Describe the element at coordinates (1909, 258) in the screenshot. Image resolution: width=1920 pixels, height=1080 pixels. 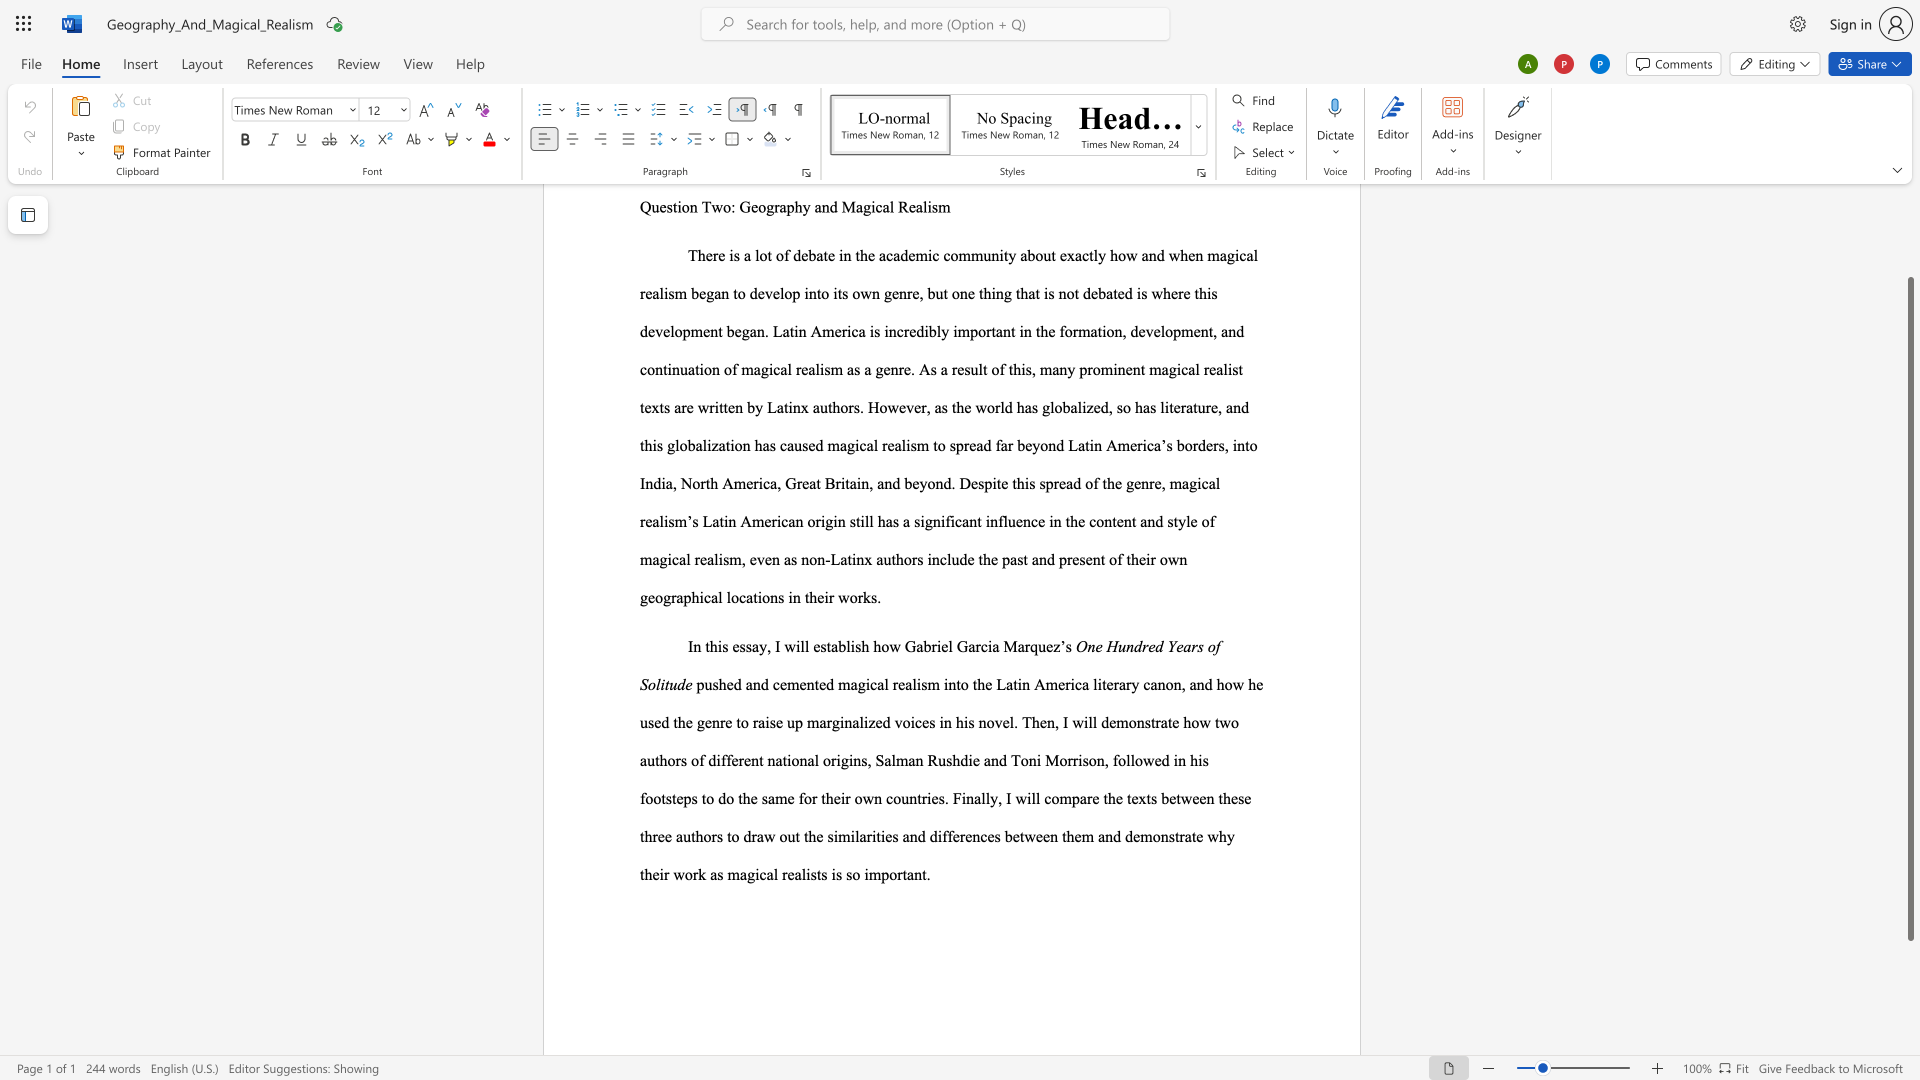
I see `the scrollbar to move the content higher` at that location.